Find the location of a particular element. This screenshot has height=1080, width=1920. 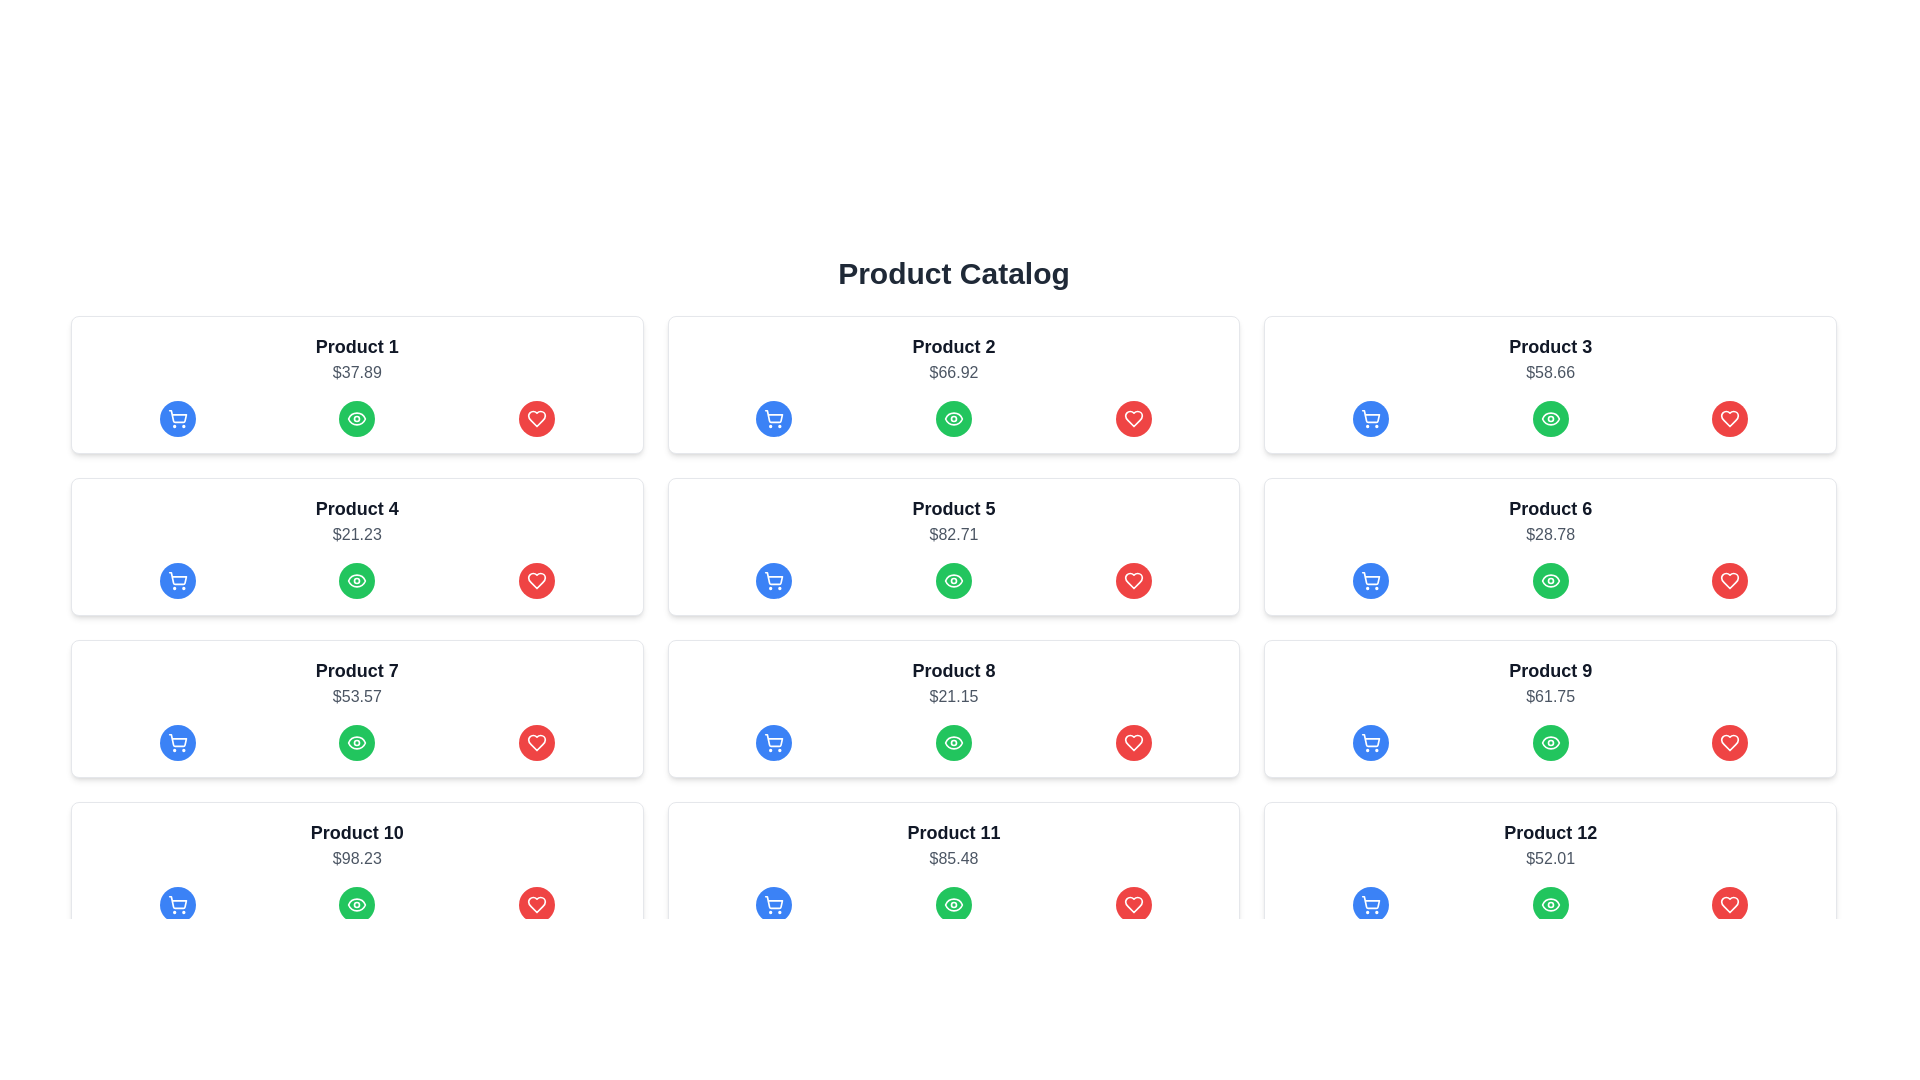

the red heart-shaped vector icon located at the bottom right corner of the 'Product 4' card, aligned with other action icons is located at coordinates (536, 418).